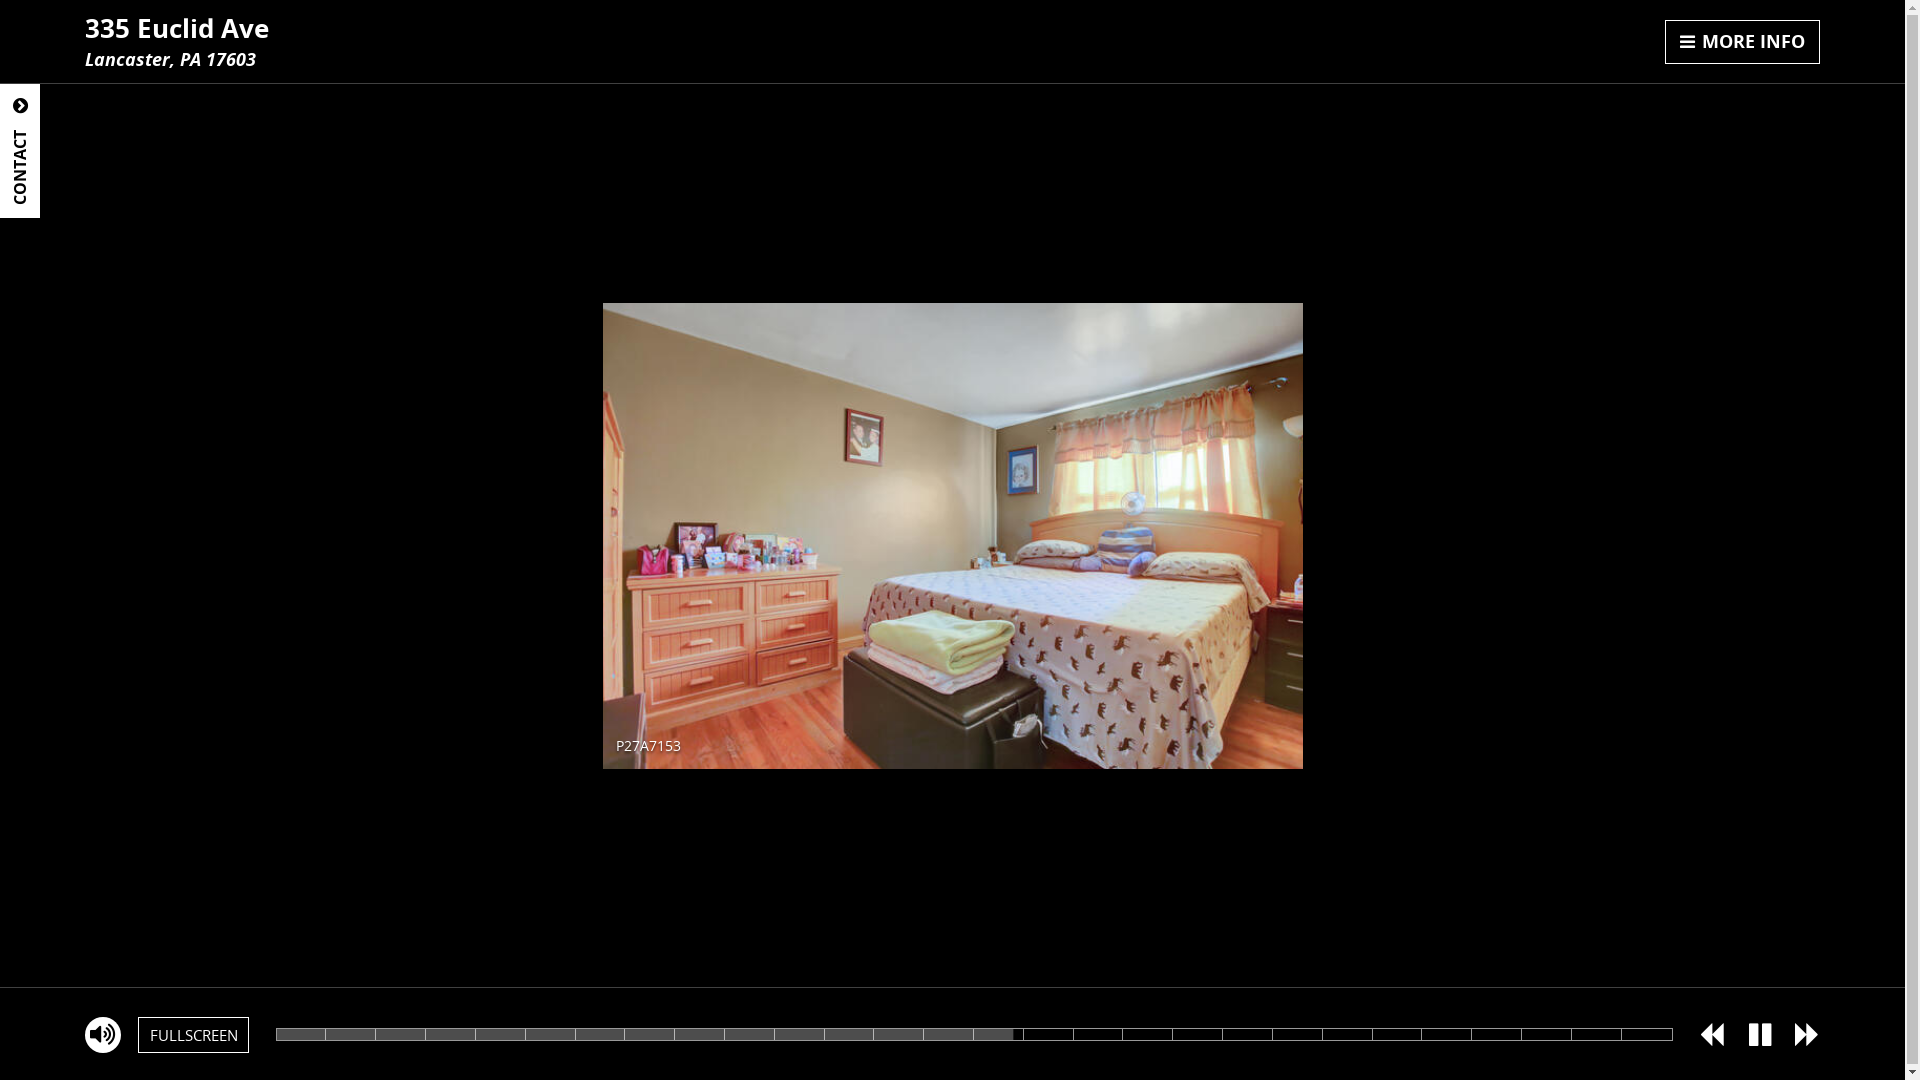  I want to click on 'MORE INFO', so click(1665, 42).